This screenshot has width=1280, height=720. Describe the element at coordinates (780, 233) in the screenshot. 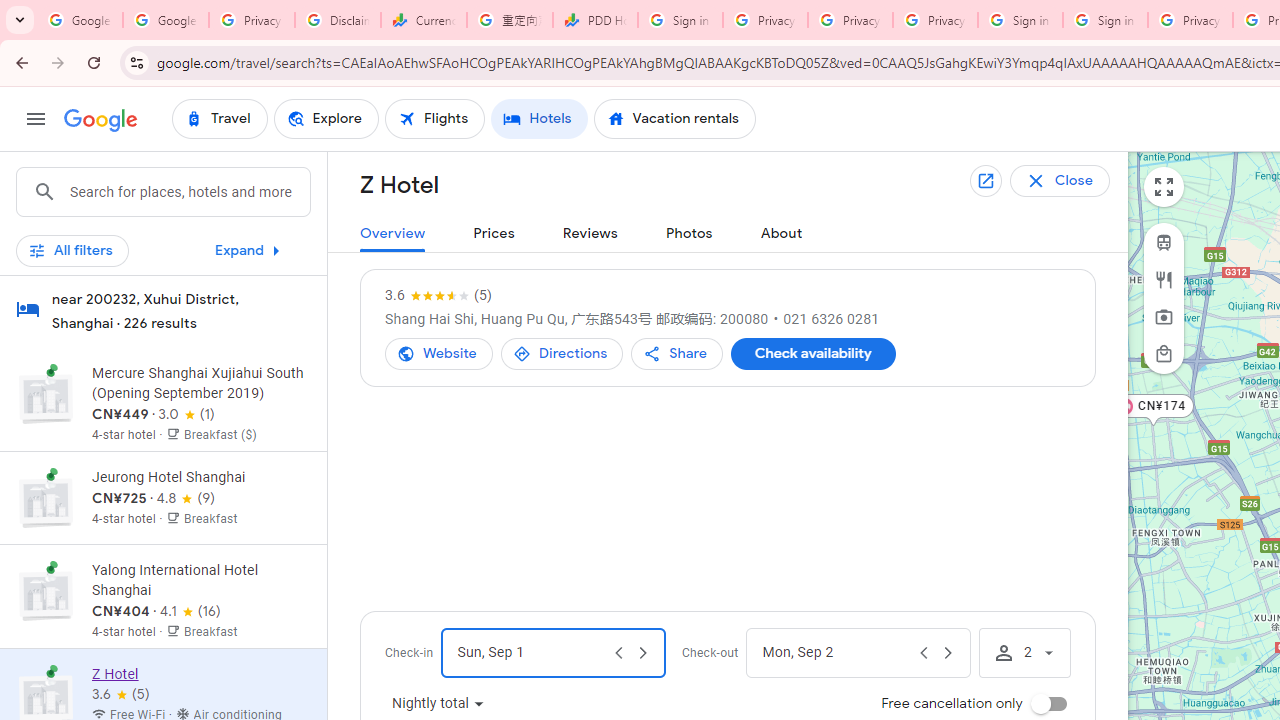

I see `'About'` at that location.